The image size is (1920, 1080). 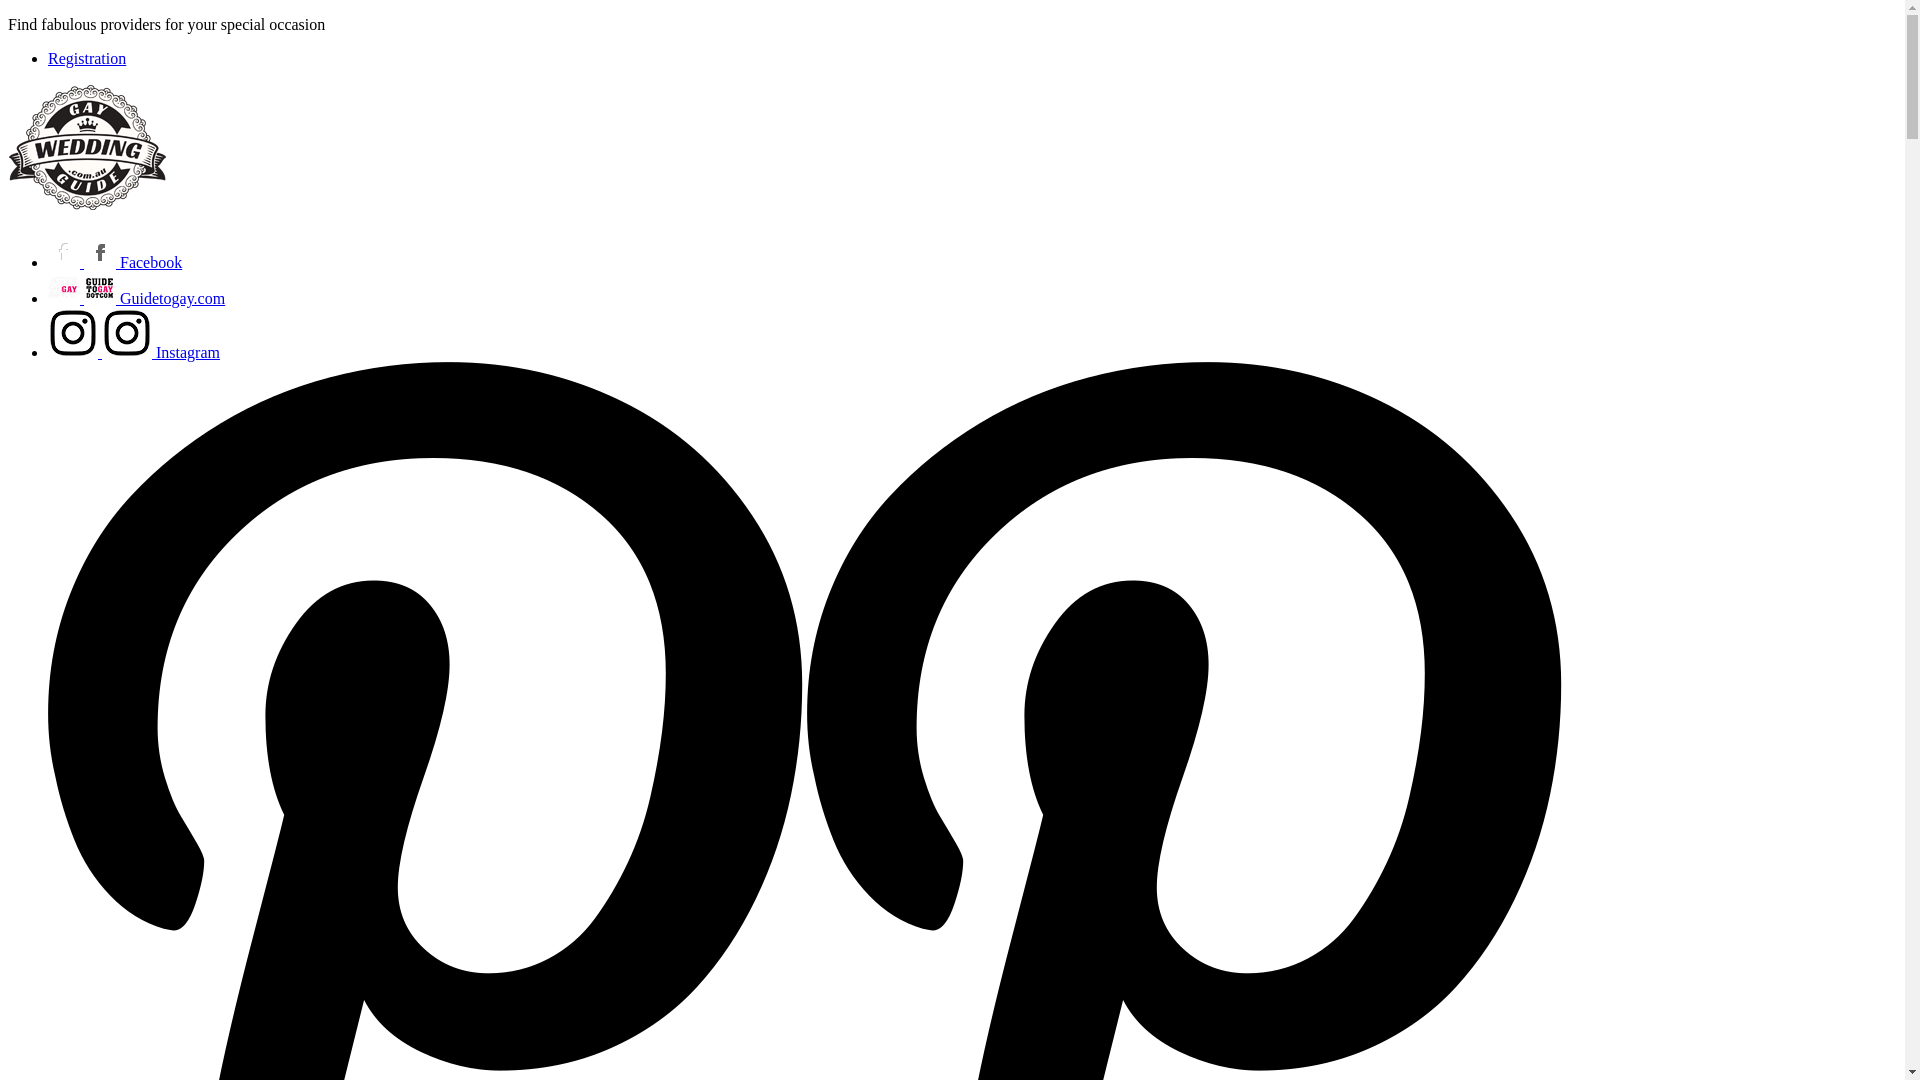 What do you see at coordinates (48, 351) in the screenshot?
I see `'Instagram'` at bounding box center [48, 351].